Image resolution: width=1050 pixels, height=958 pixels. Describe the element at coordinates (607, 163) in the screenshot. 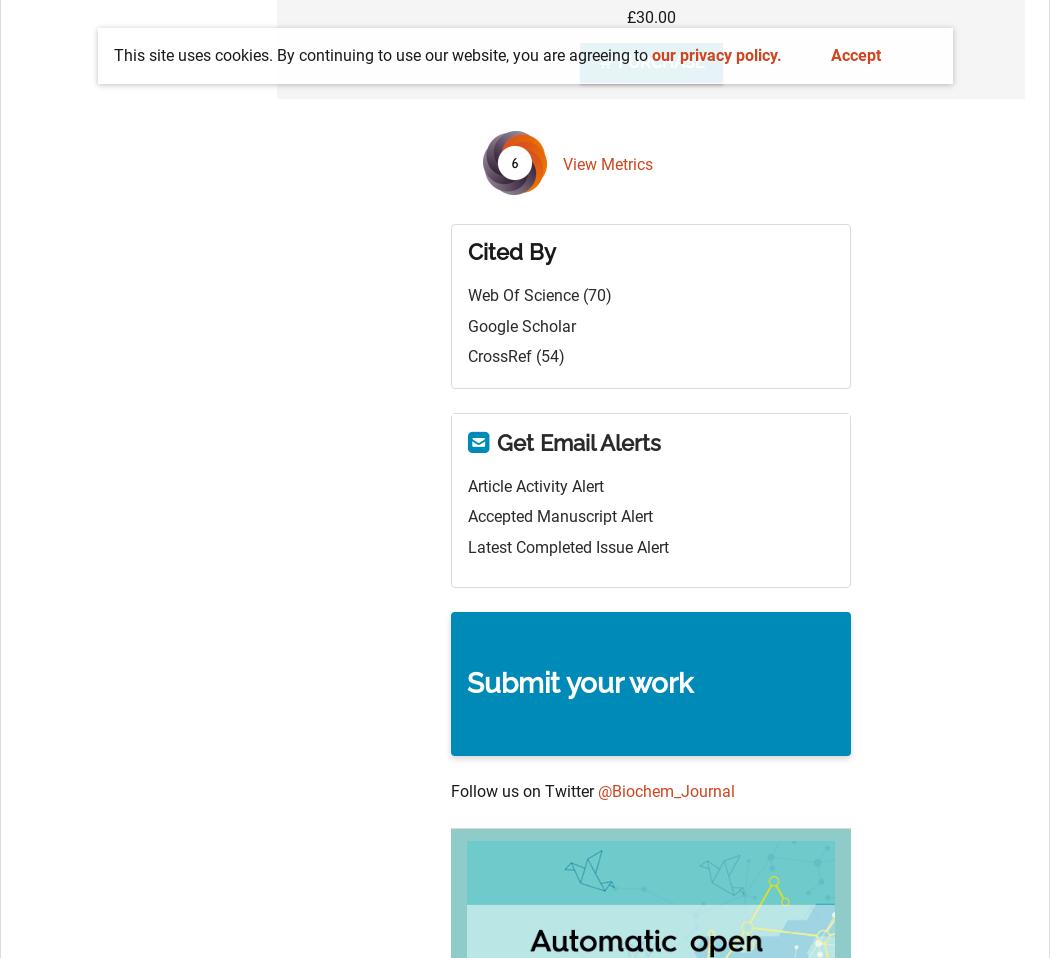

I see `'View Metrics'` at that location.